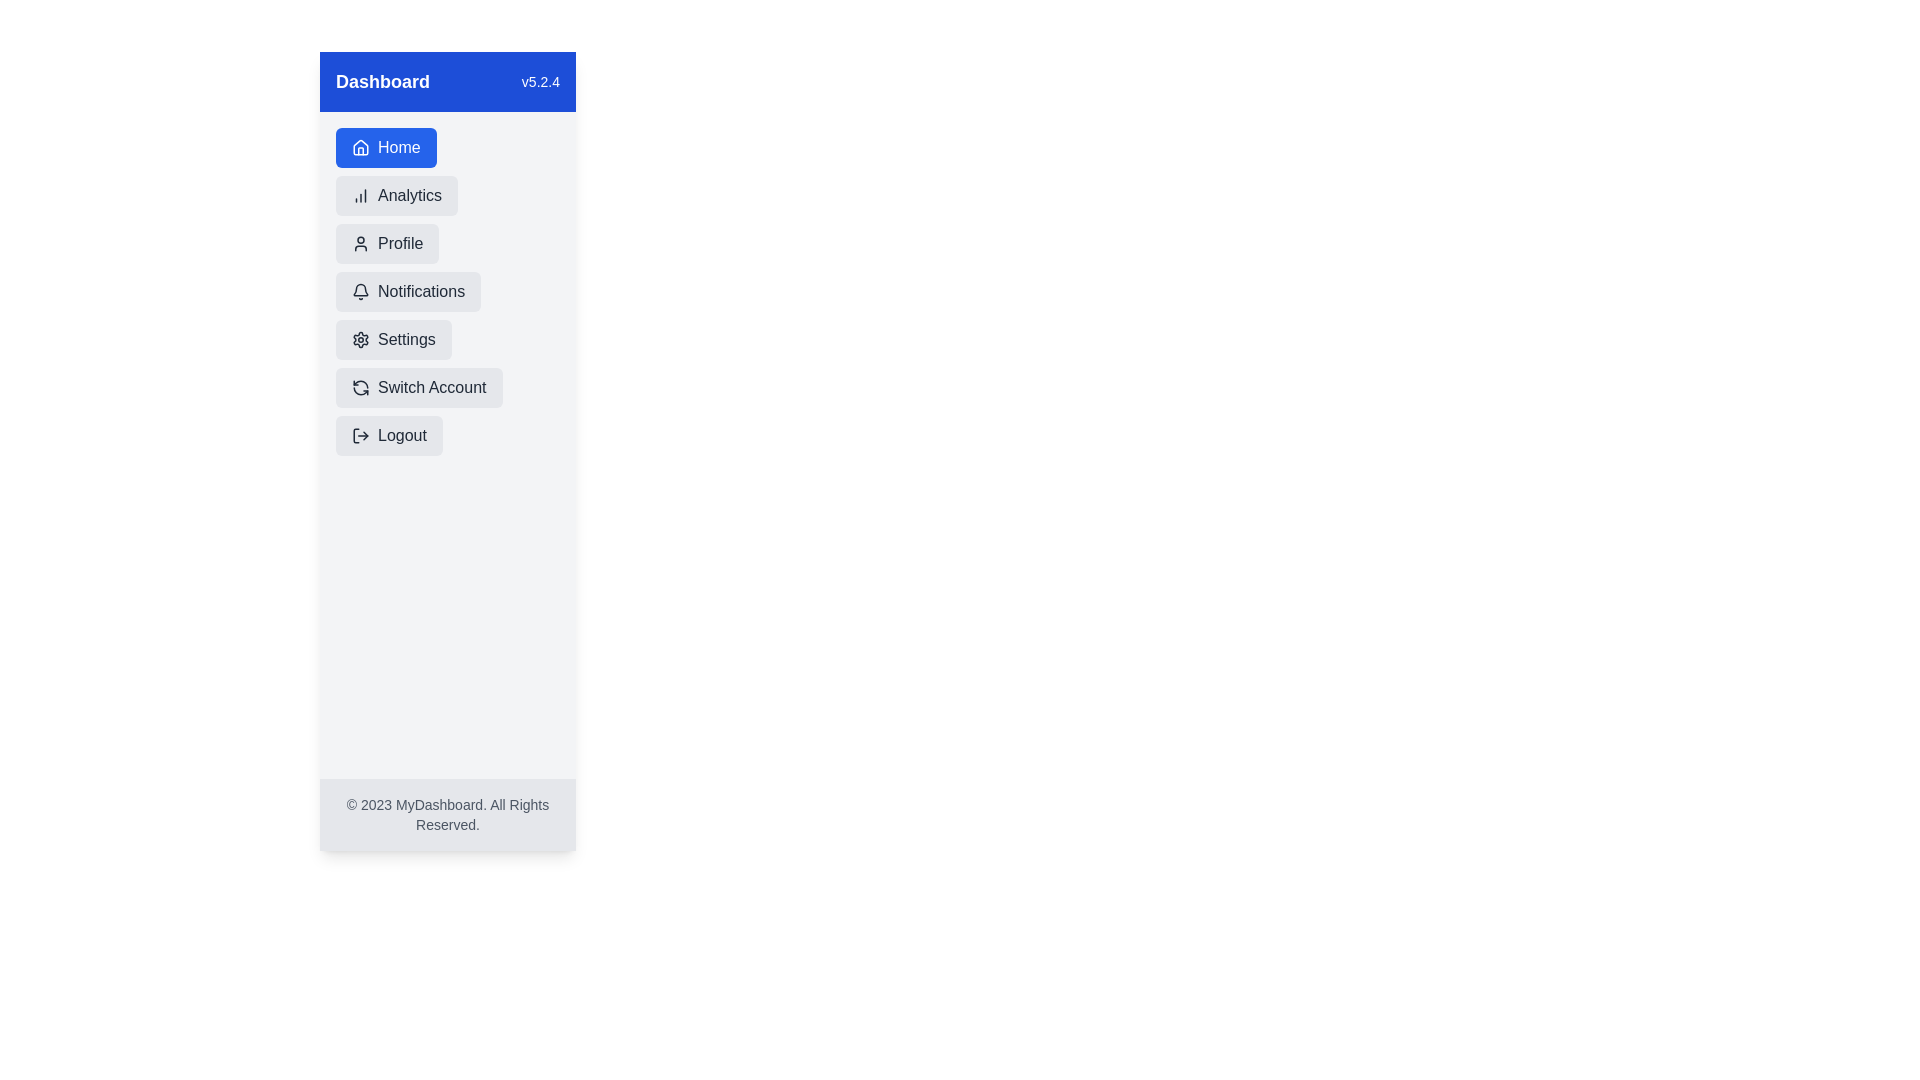  Describe the element at coordinates (360, 292) in the screenshot. I see `the Notifications icon located in the sidebar menu` at that location.